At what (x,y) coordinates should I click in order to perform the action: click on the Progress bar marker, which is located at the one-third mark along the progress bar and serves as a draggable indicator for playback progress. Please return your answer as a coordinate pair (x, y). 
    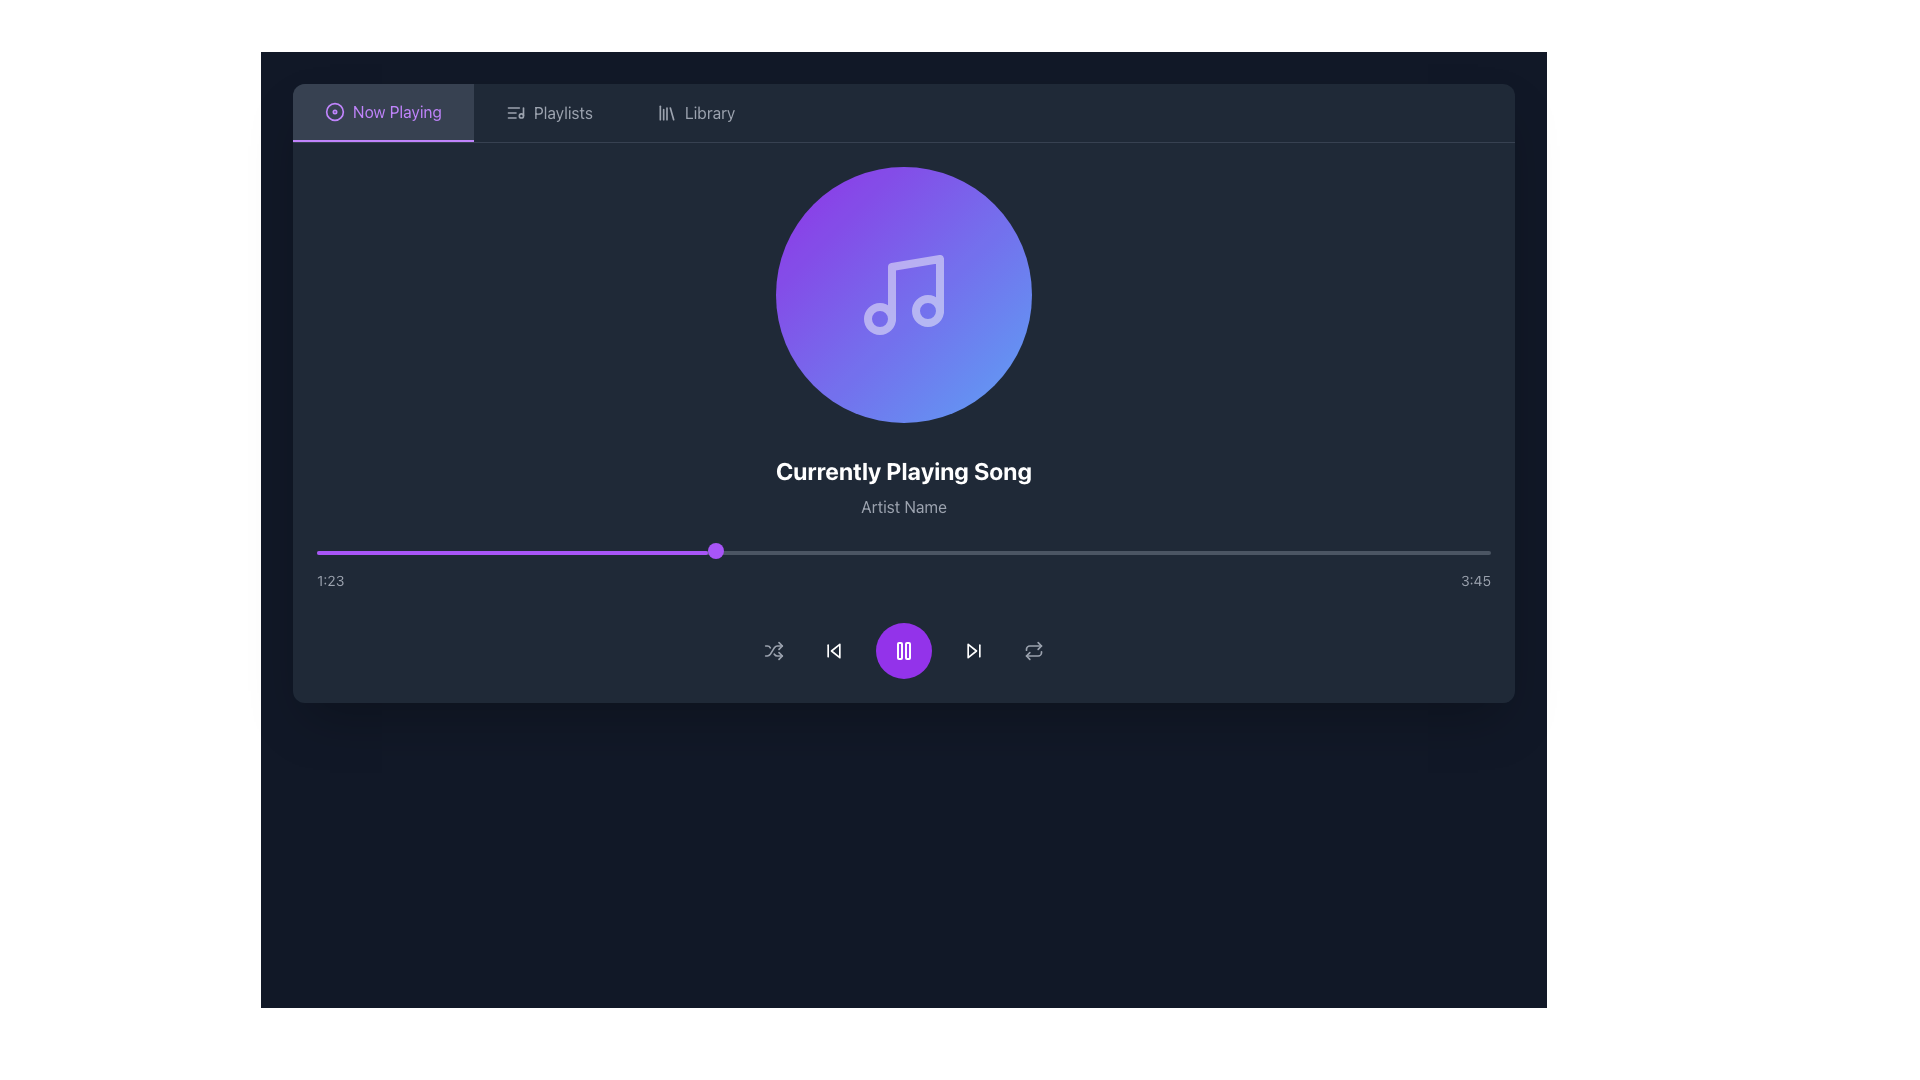
    Looking at the image, I should click on (716, 551).